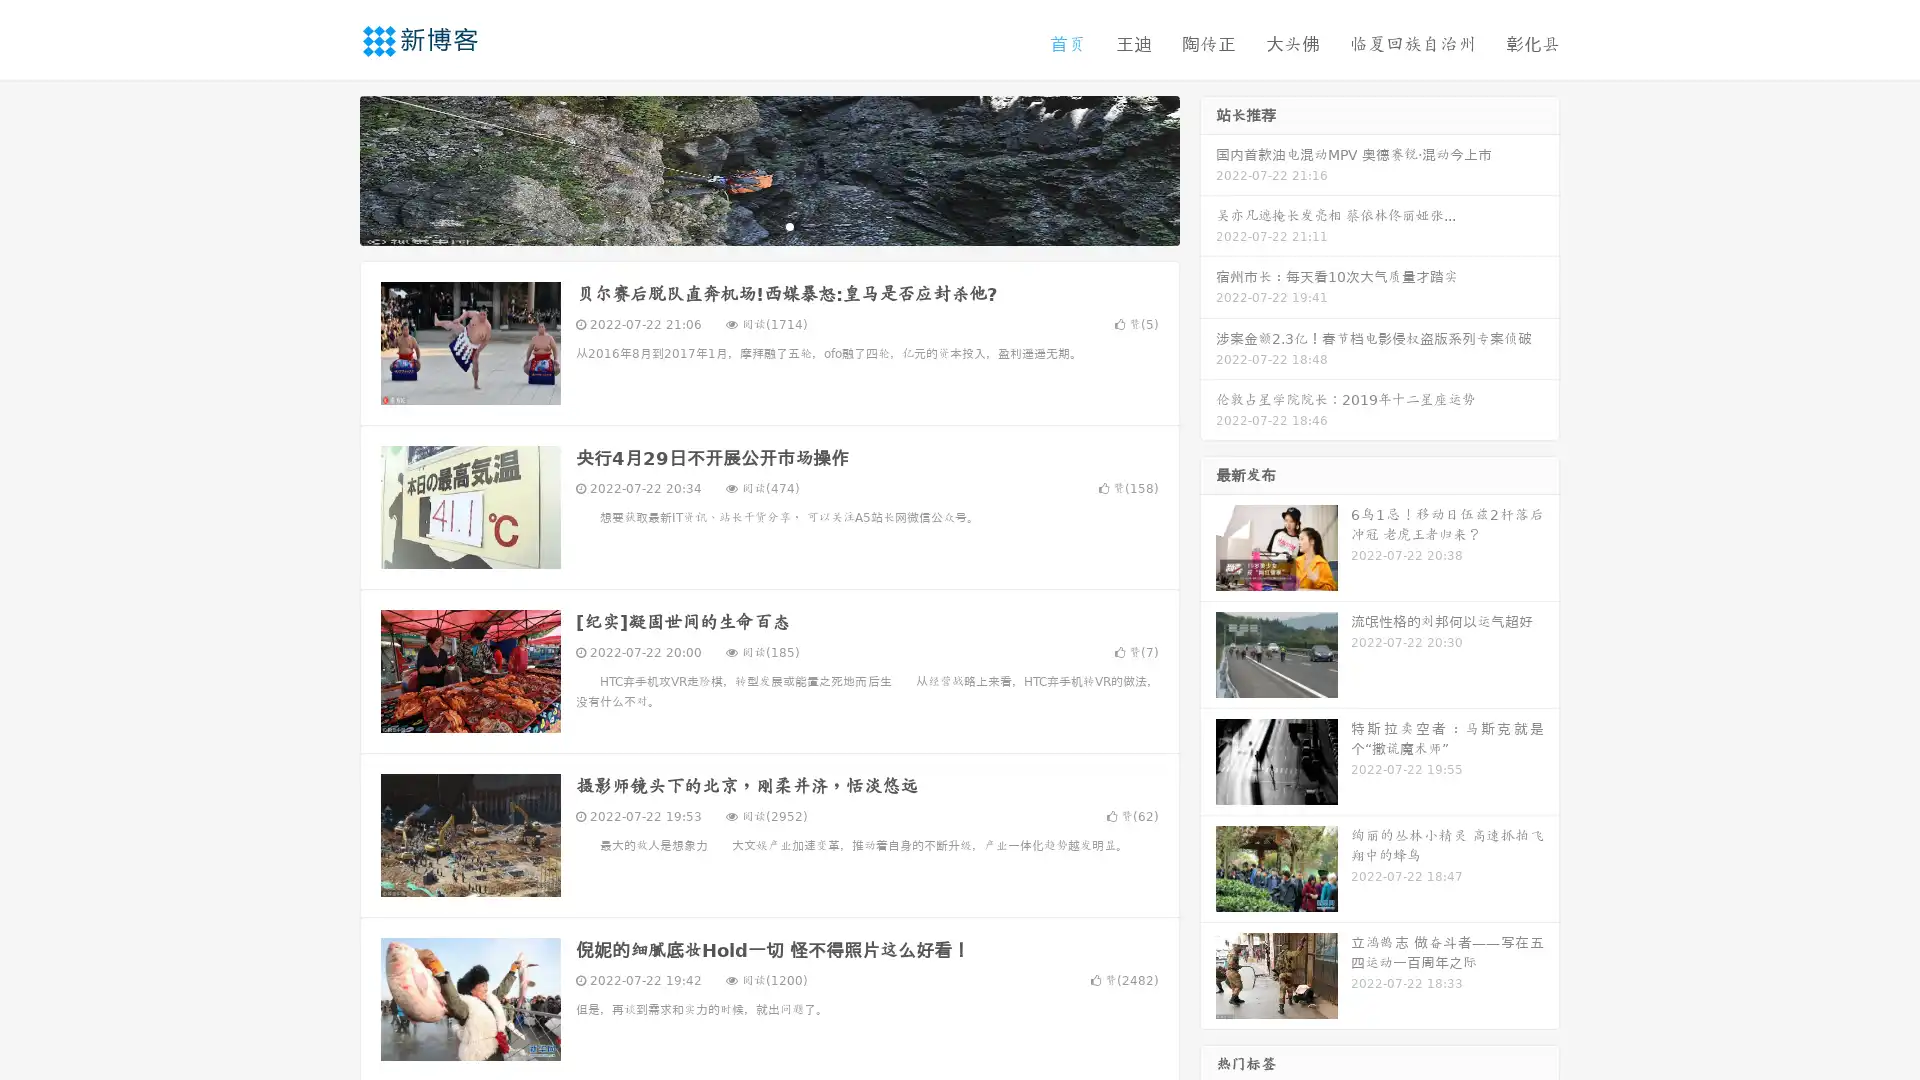 The width and height of the screenshot is (1920, 1080). I want to click on Go to slide 1, so click(748, 225).